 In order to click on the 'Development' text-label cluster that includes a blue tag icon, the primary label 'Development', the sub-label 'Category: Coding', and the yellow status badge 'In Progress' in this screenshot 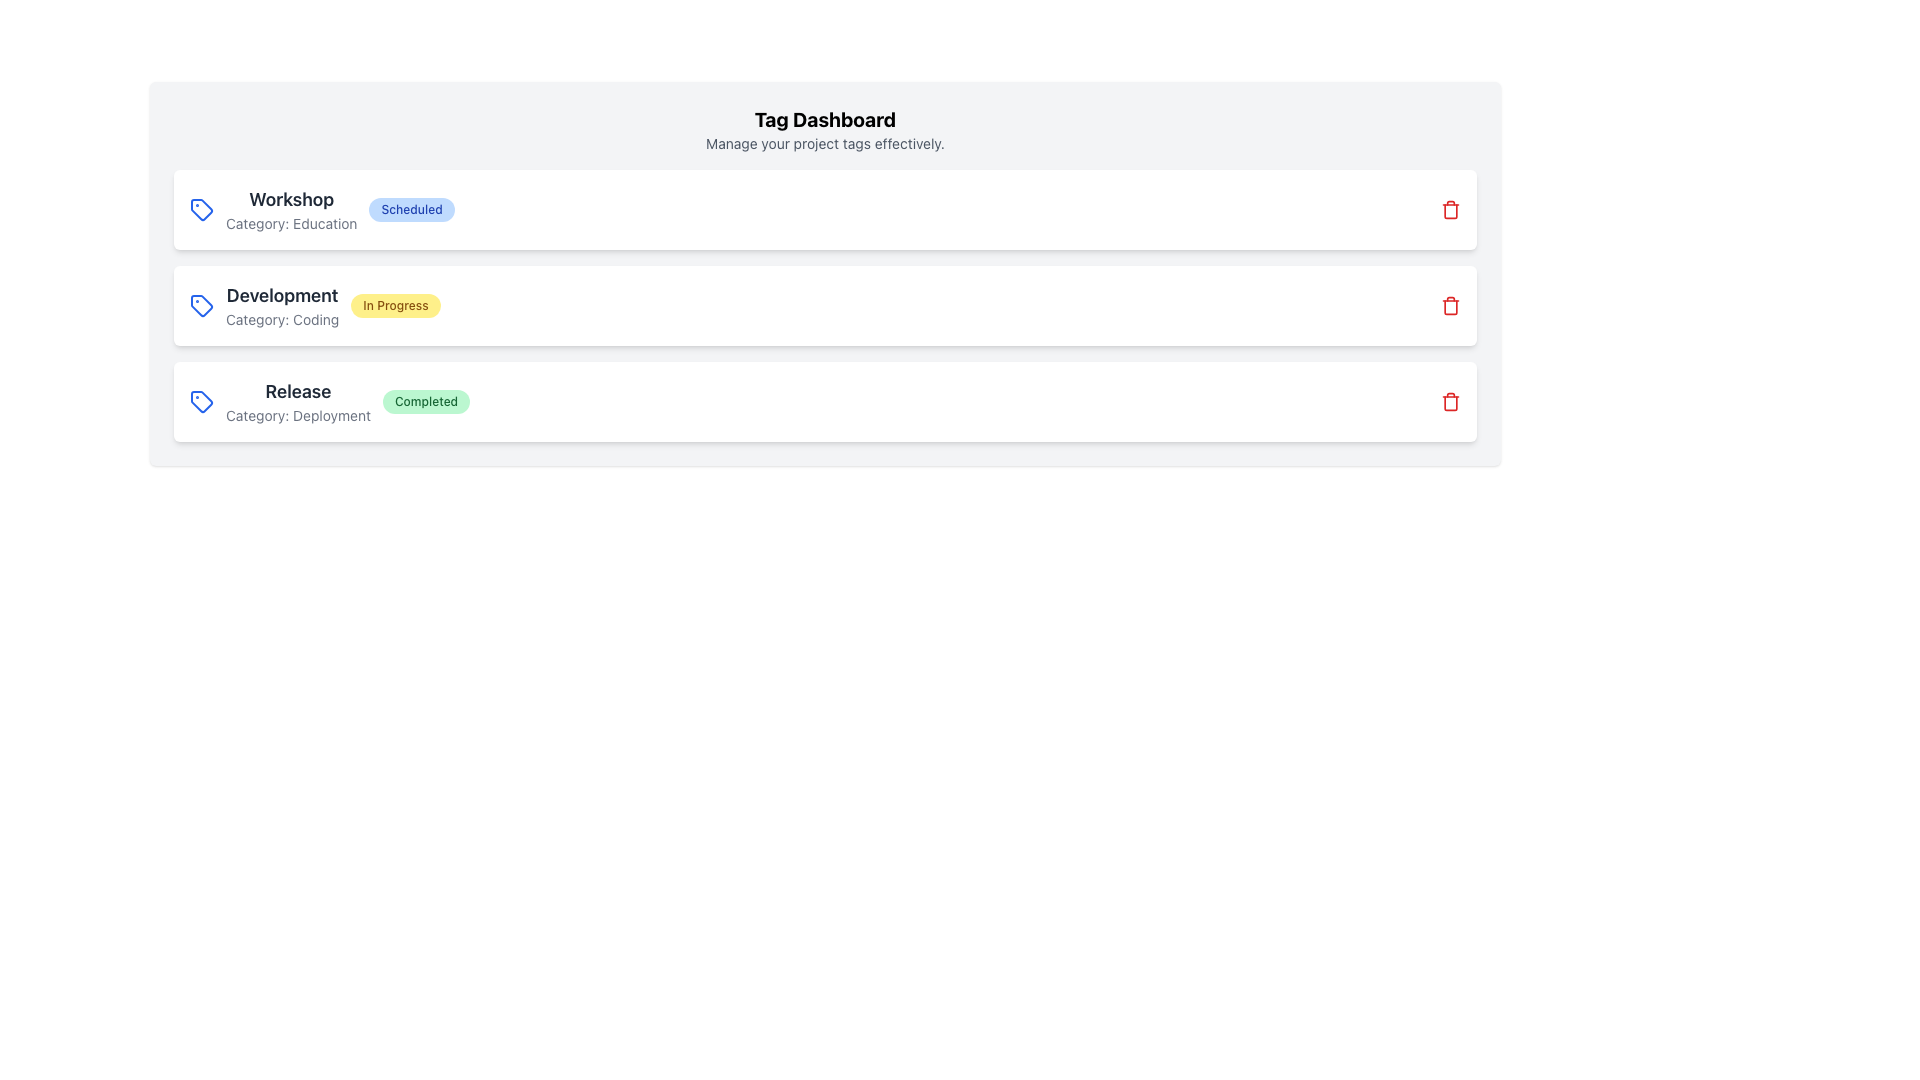, I will do `click(314, 305)`.